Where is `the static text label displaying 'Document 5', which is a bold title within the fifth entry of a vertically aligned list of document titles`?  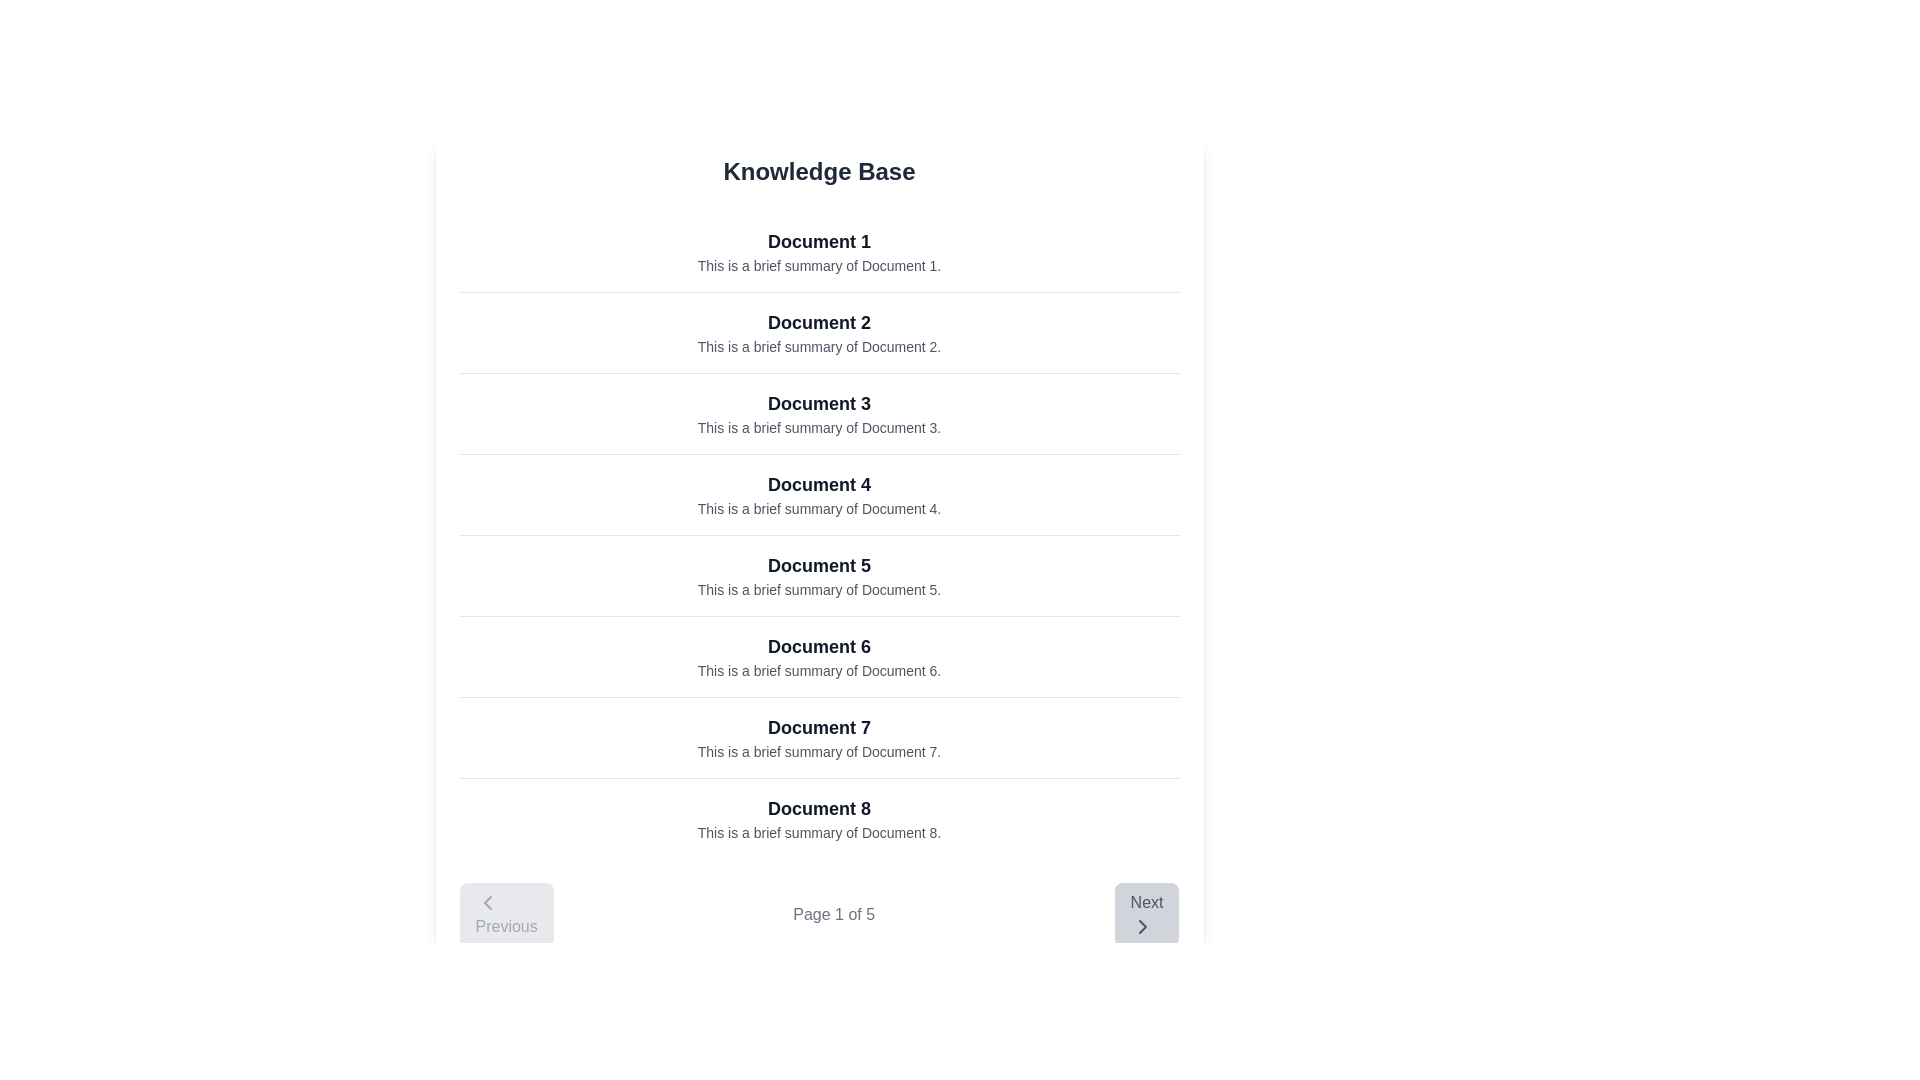 the static text label displaying 'Document 5', which is a bold title within the fifth entry of a vertically aligned list of document titles is located at coordinates (819, 566).